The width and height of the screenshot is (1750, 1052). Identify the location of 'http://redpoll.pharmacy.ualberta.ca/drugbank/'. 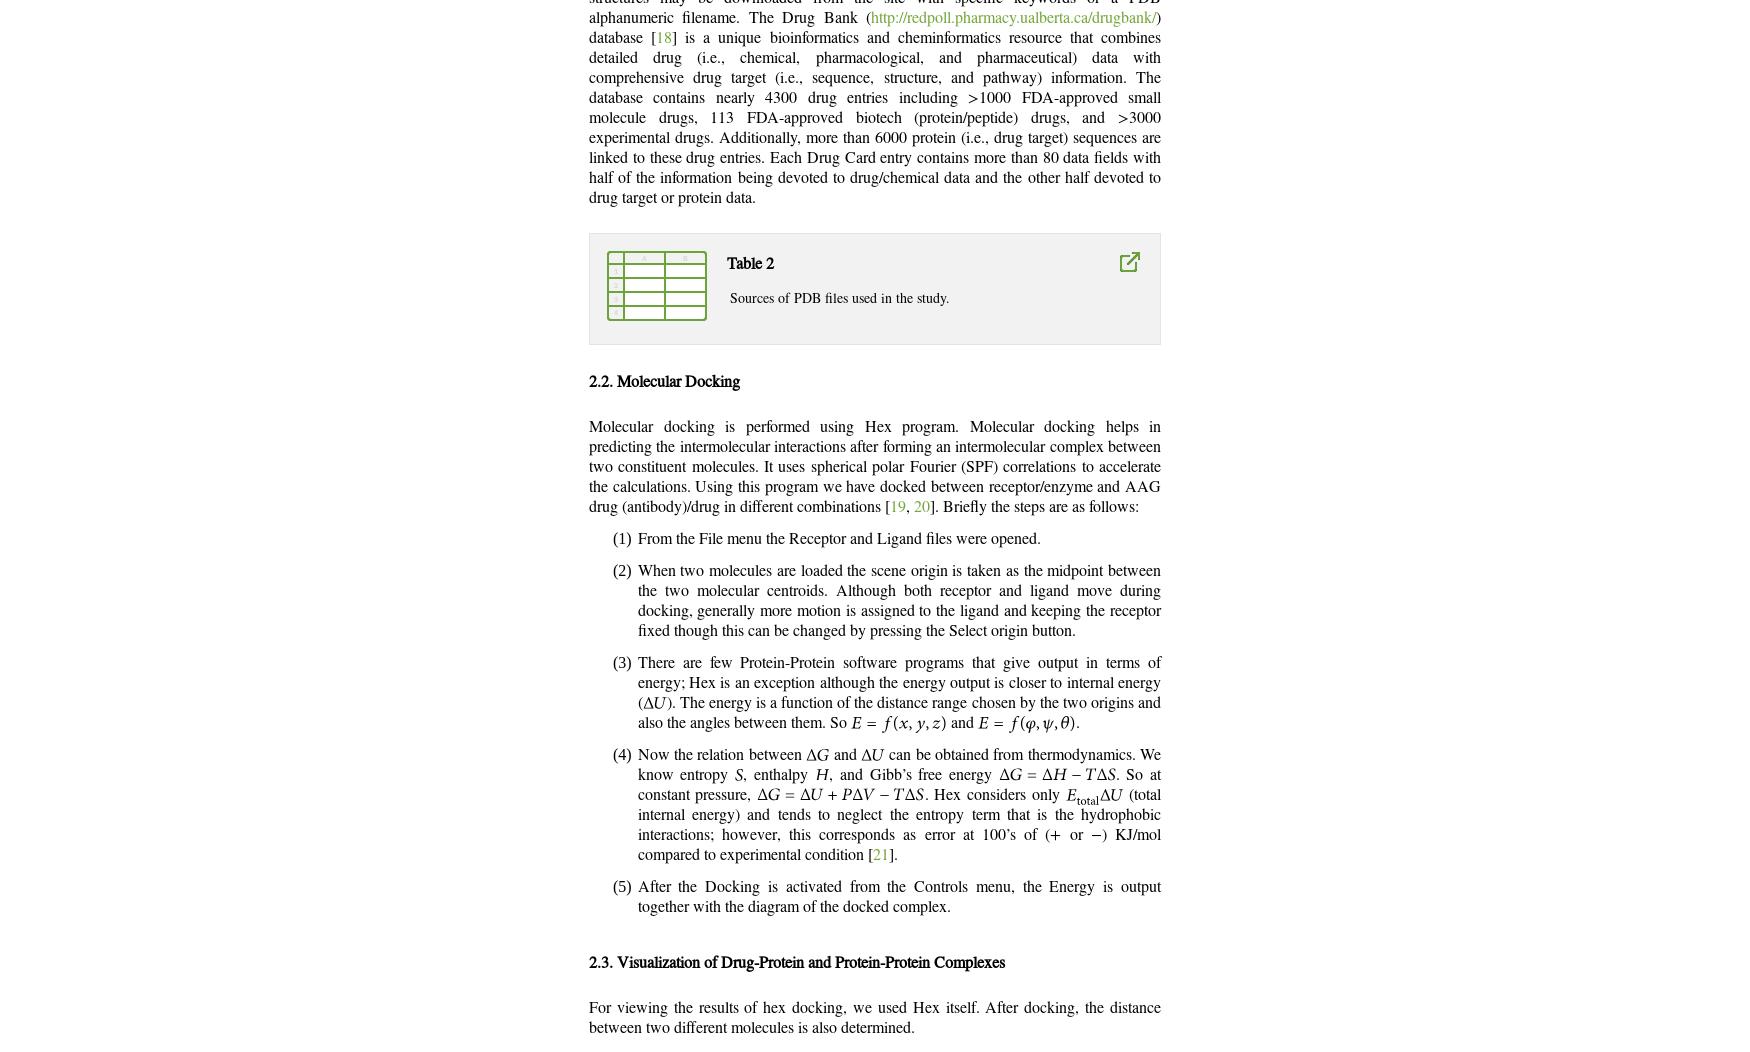
(1012, 17).